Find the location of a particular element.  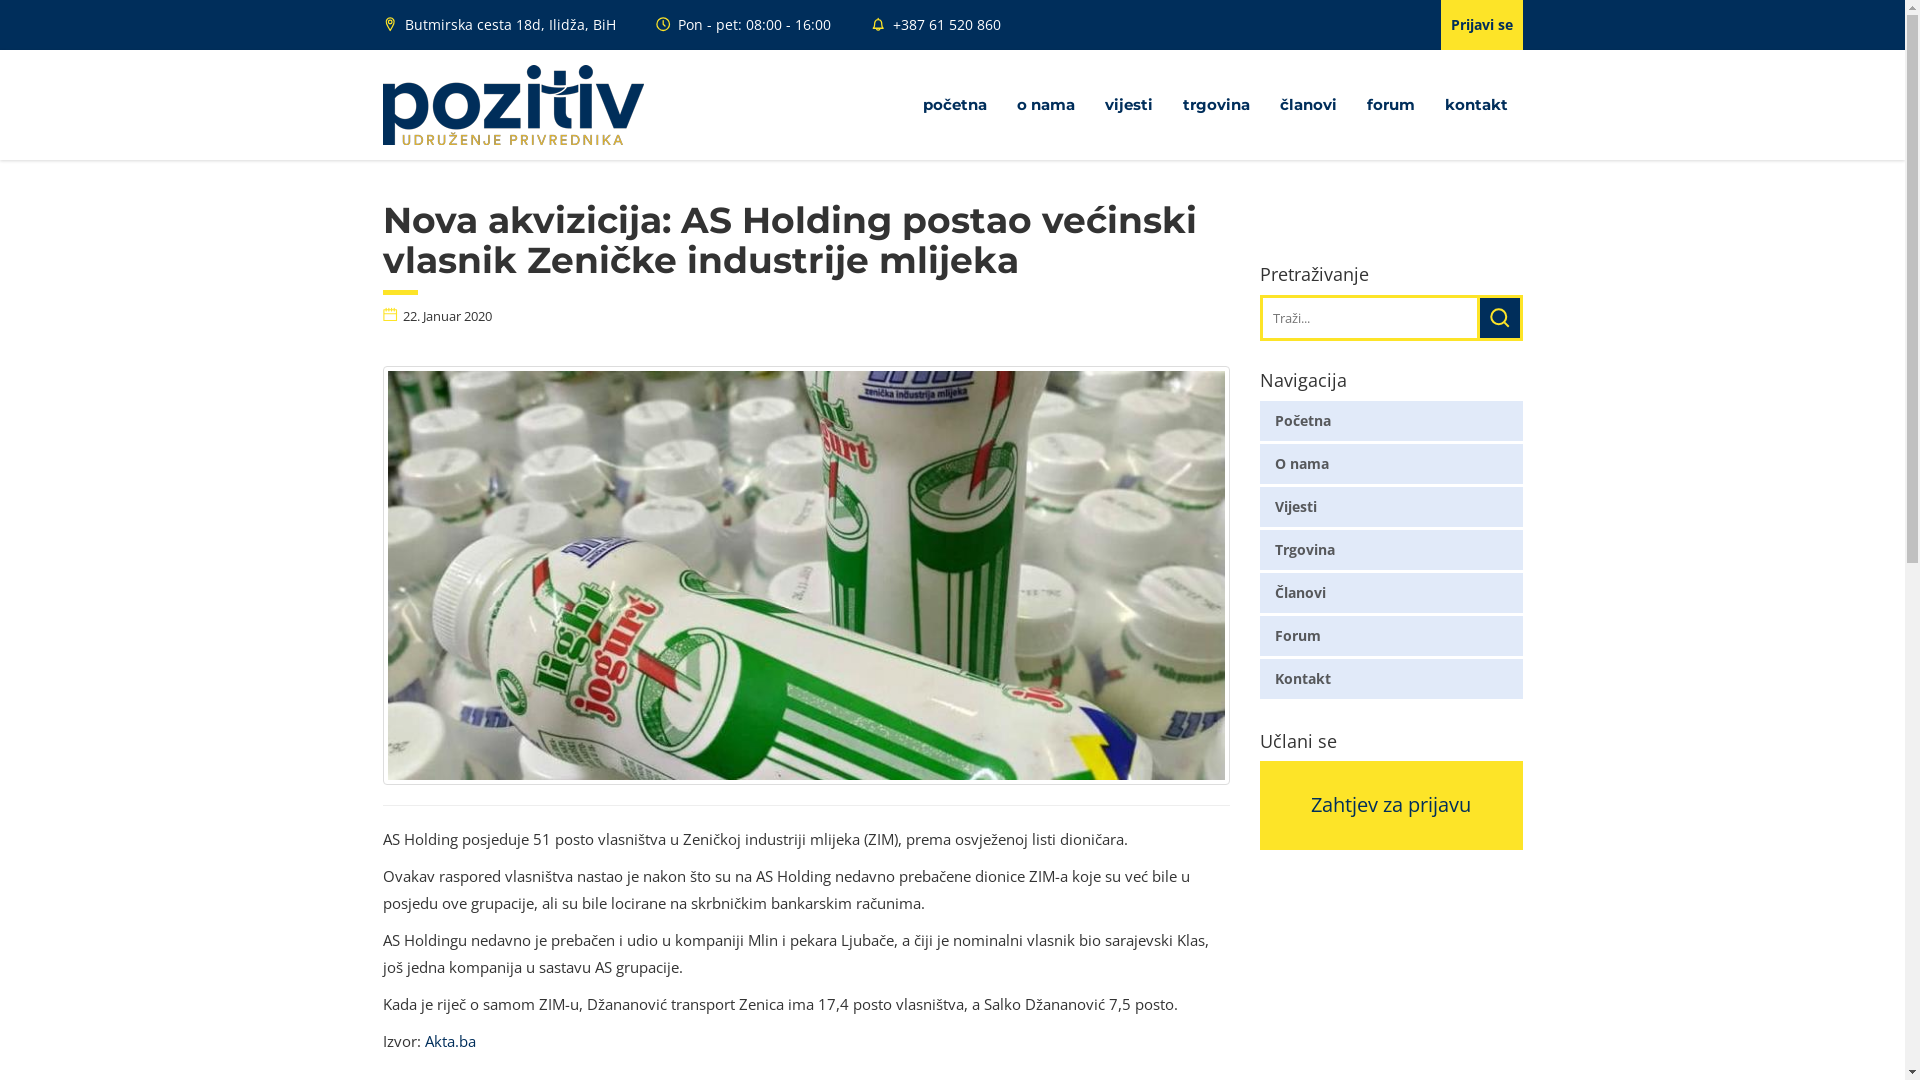

'Kontakt' is located at coordinates (1390, 677).